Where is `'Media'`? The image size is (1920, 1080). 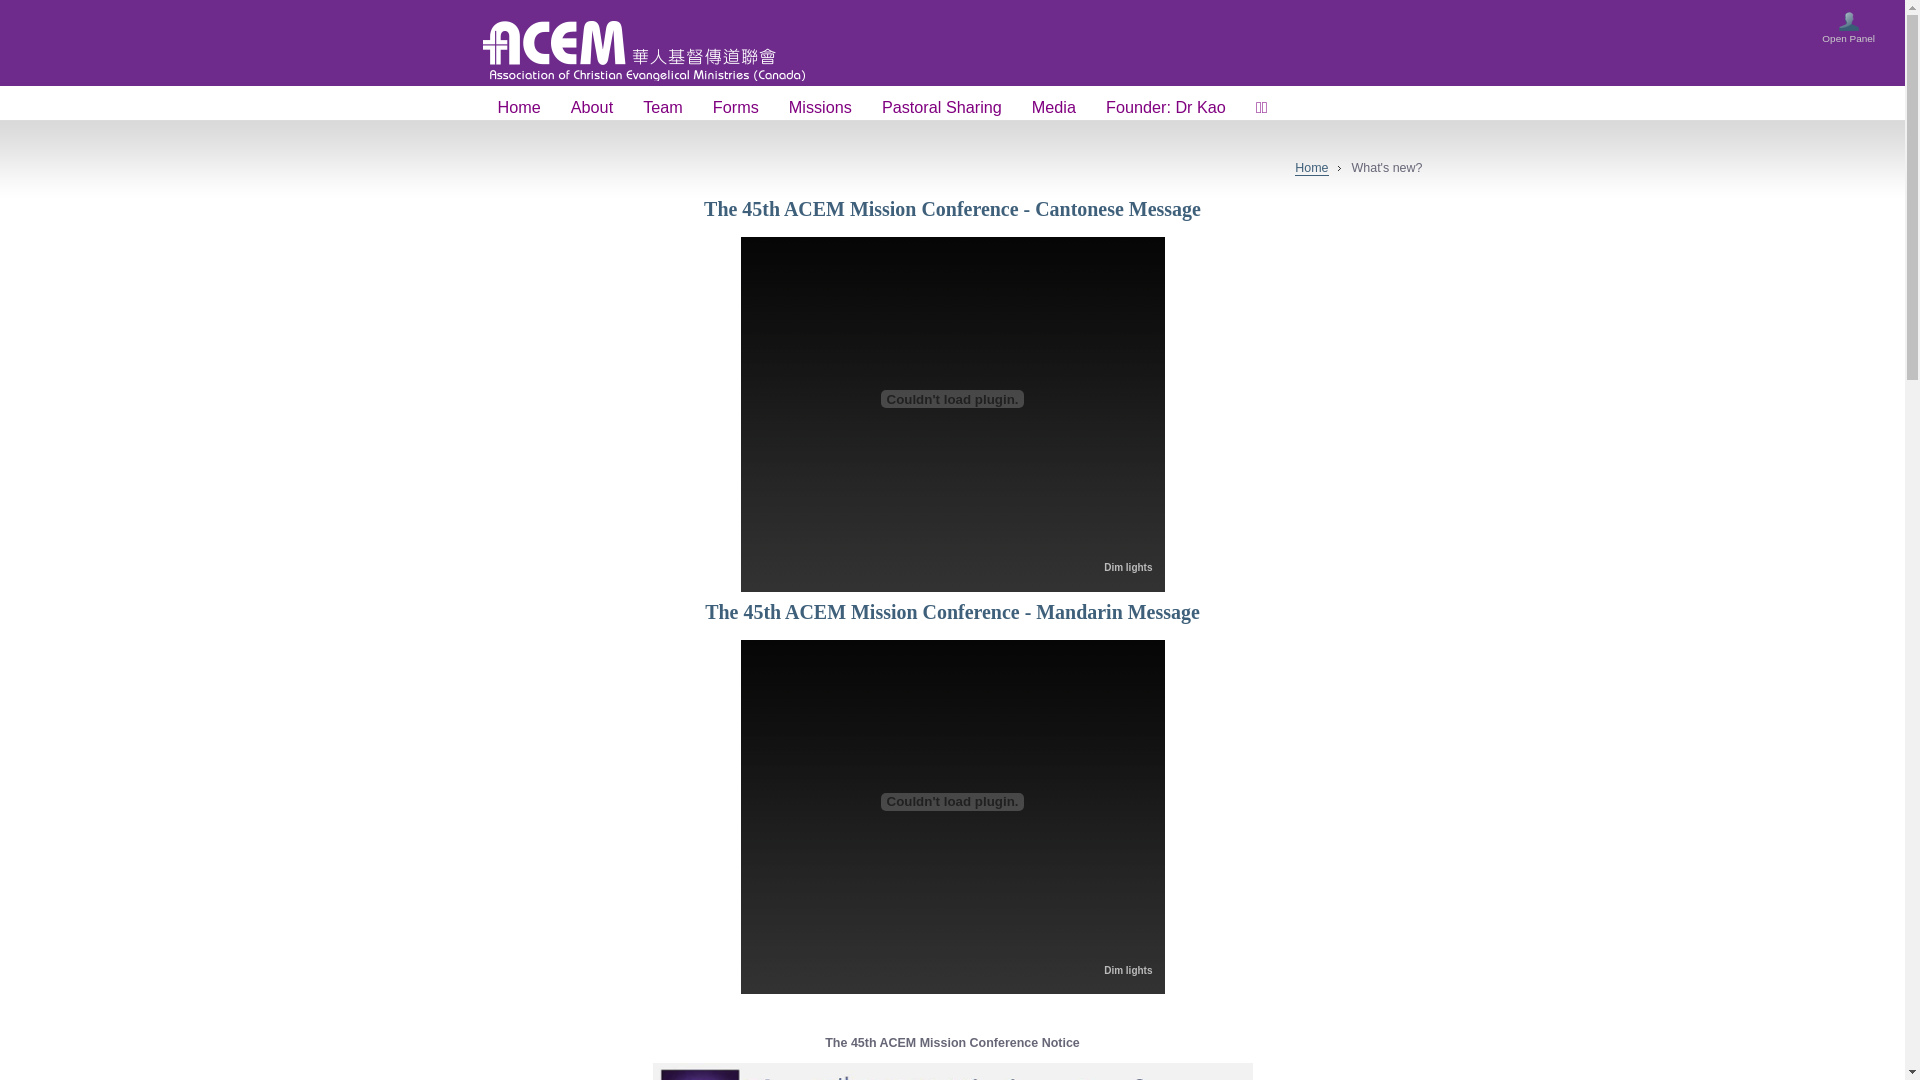 'Media' is located at coordinates (1053, 108).